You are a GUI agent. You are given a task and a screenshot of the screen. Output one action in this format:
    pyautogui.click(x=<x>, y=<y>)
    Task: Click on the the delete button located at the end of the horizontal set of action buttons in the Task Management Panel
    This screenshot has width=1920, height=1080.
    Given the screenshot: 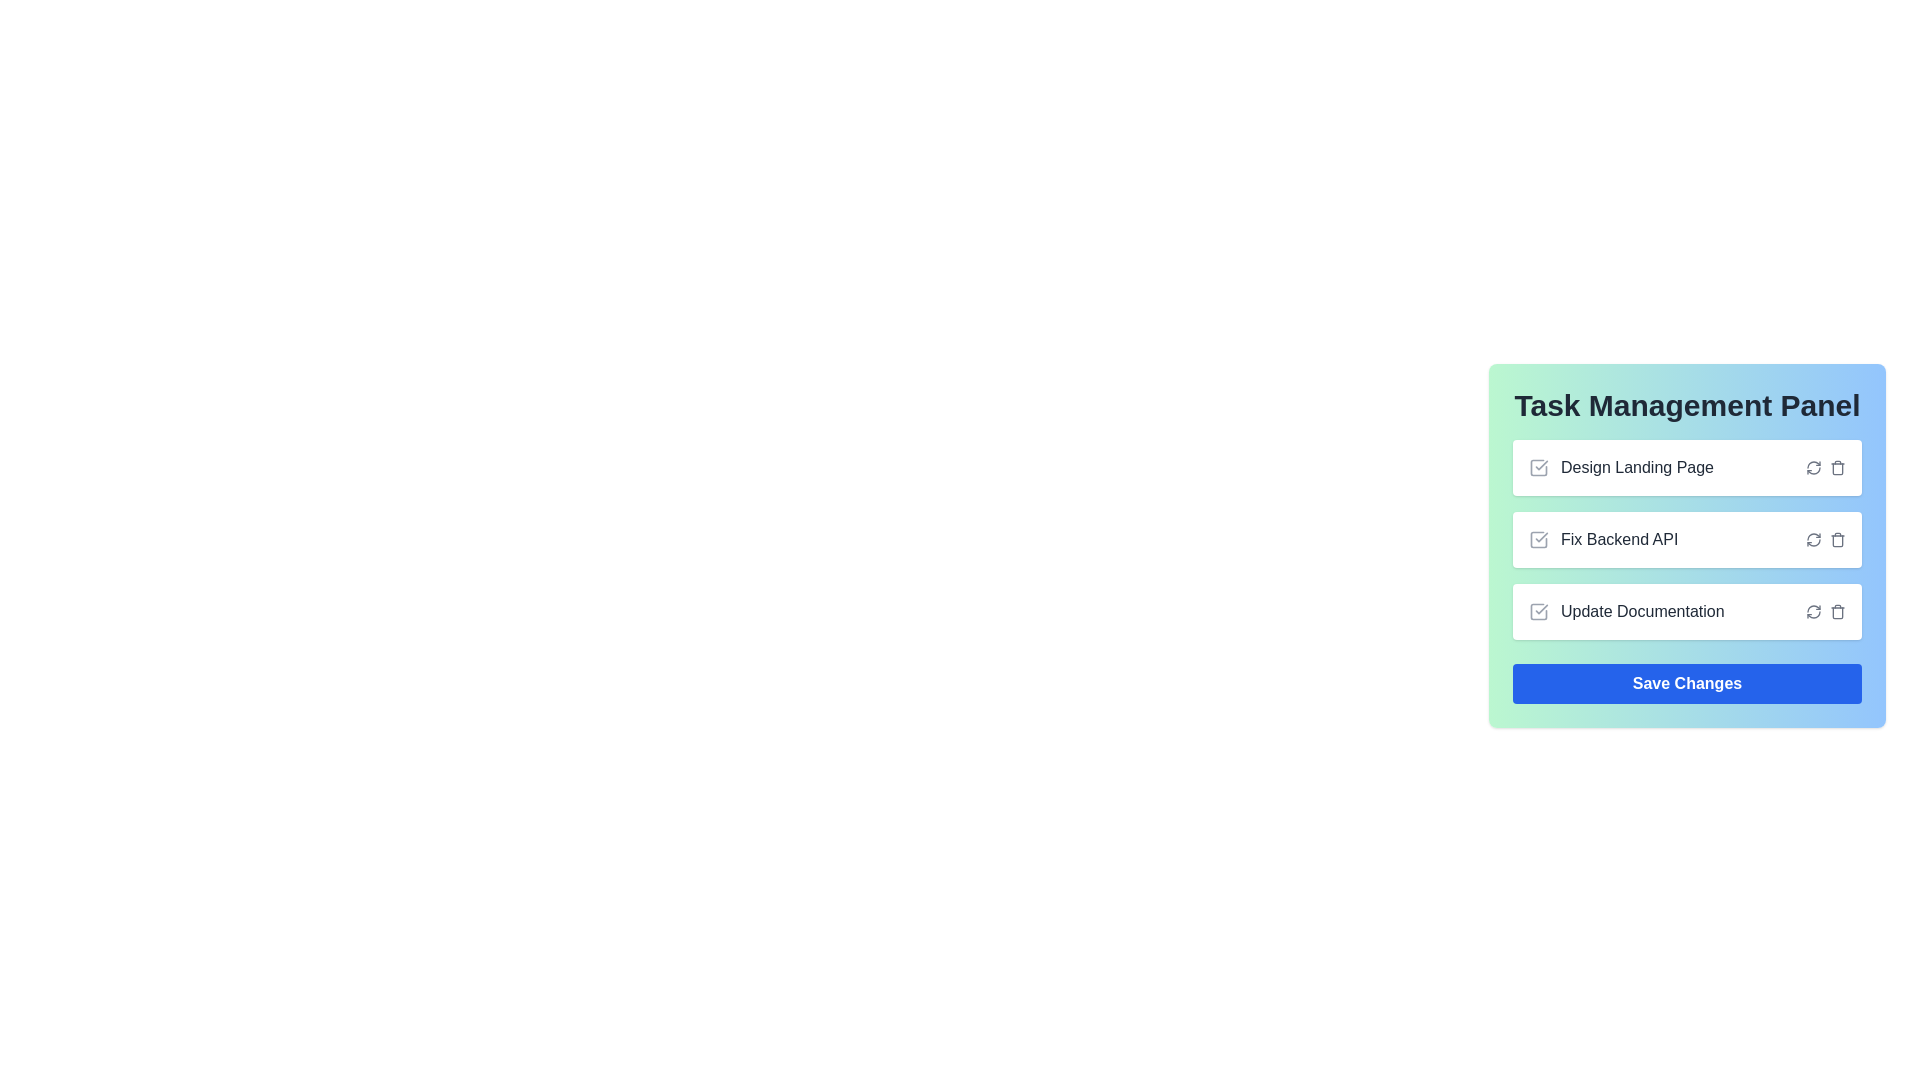 What is the action you would take?
    pyautogui.click(x=1838, y=611)
    